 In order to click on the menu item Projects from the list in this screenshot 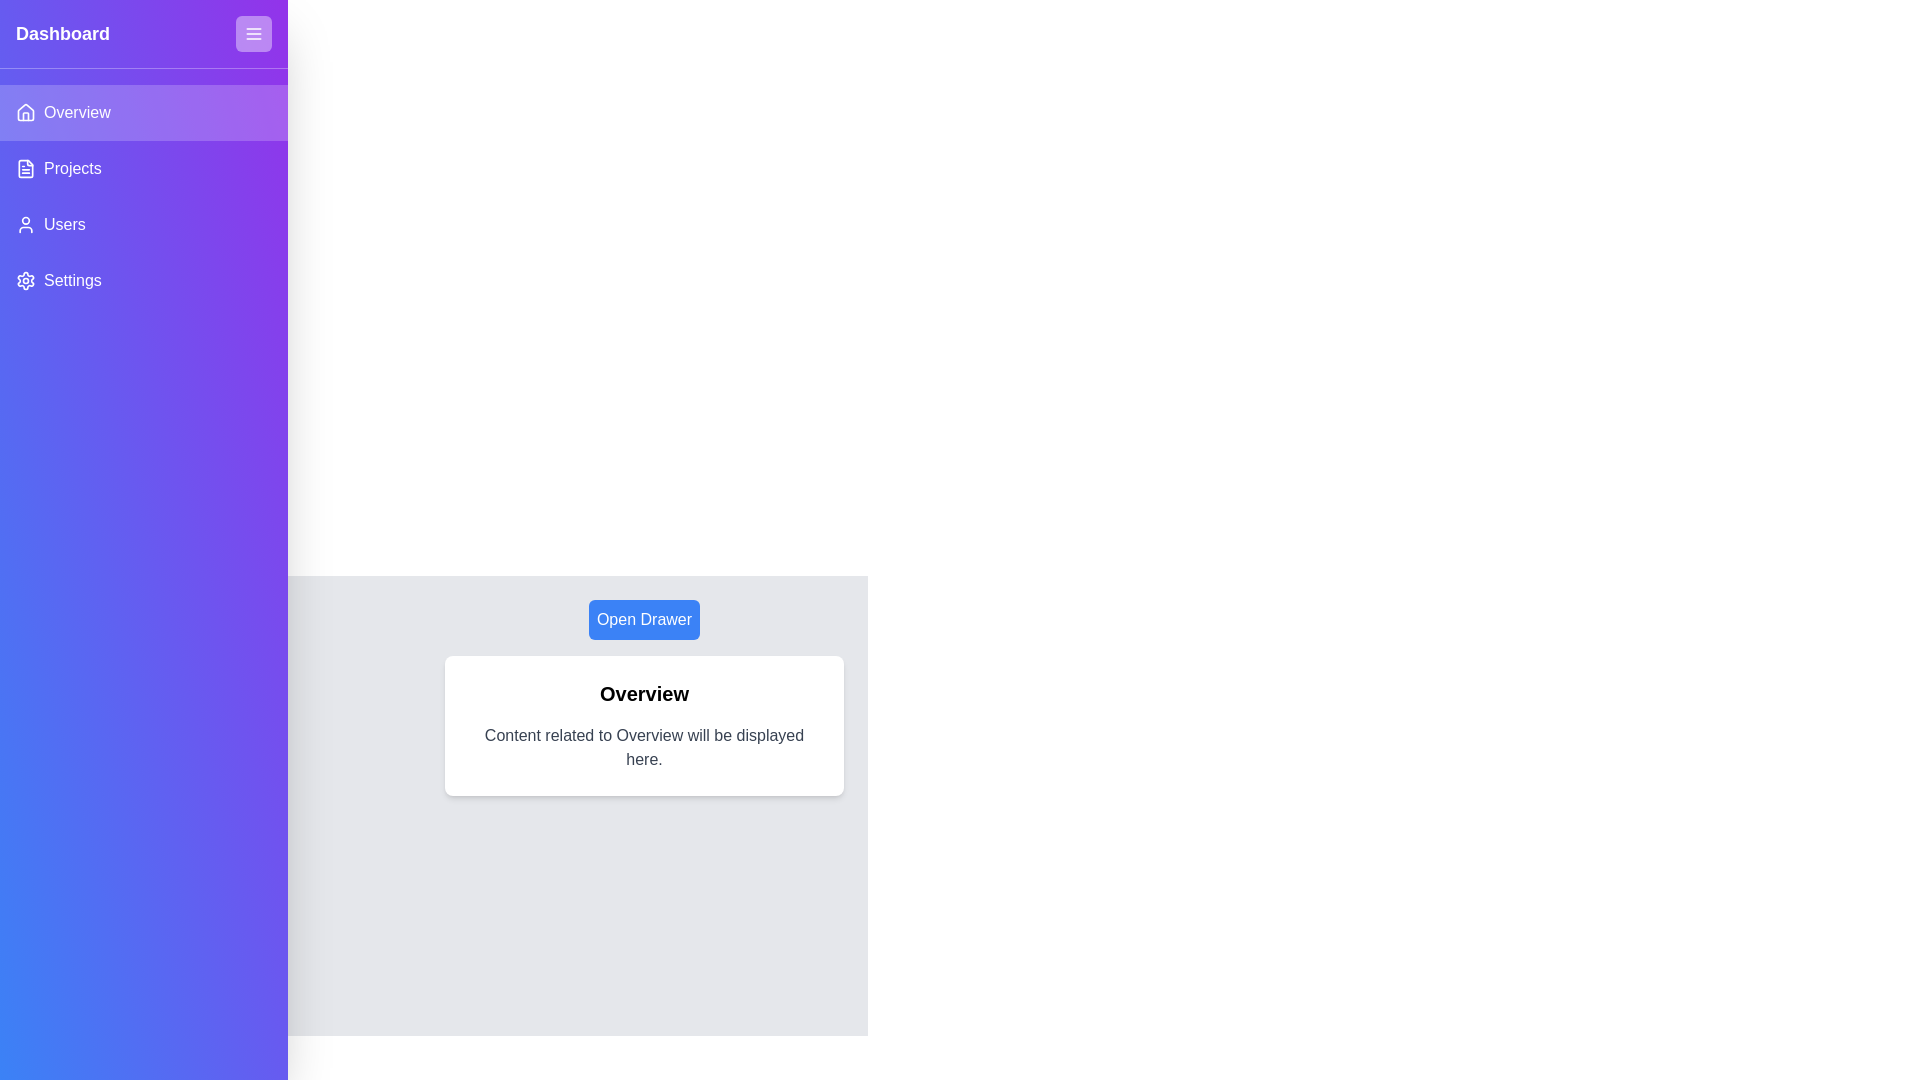, I will do `click(143, 168)`.